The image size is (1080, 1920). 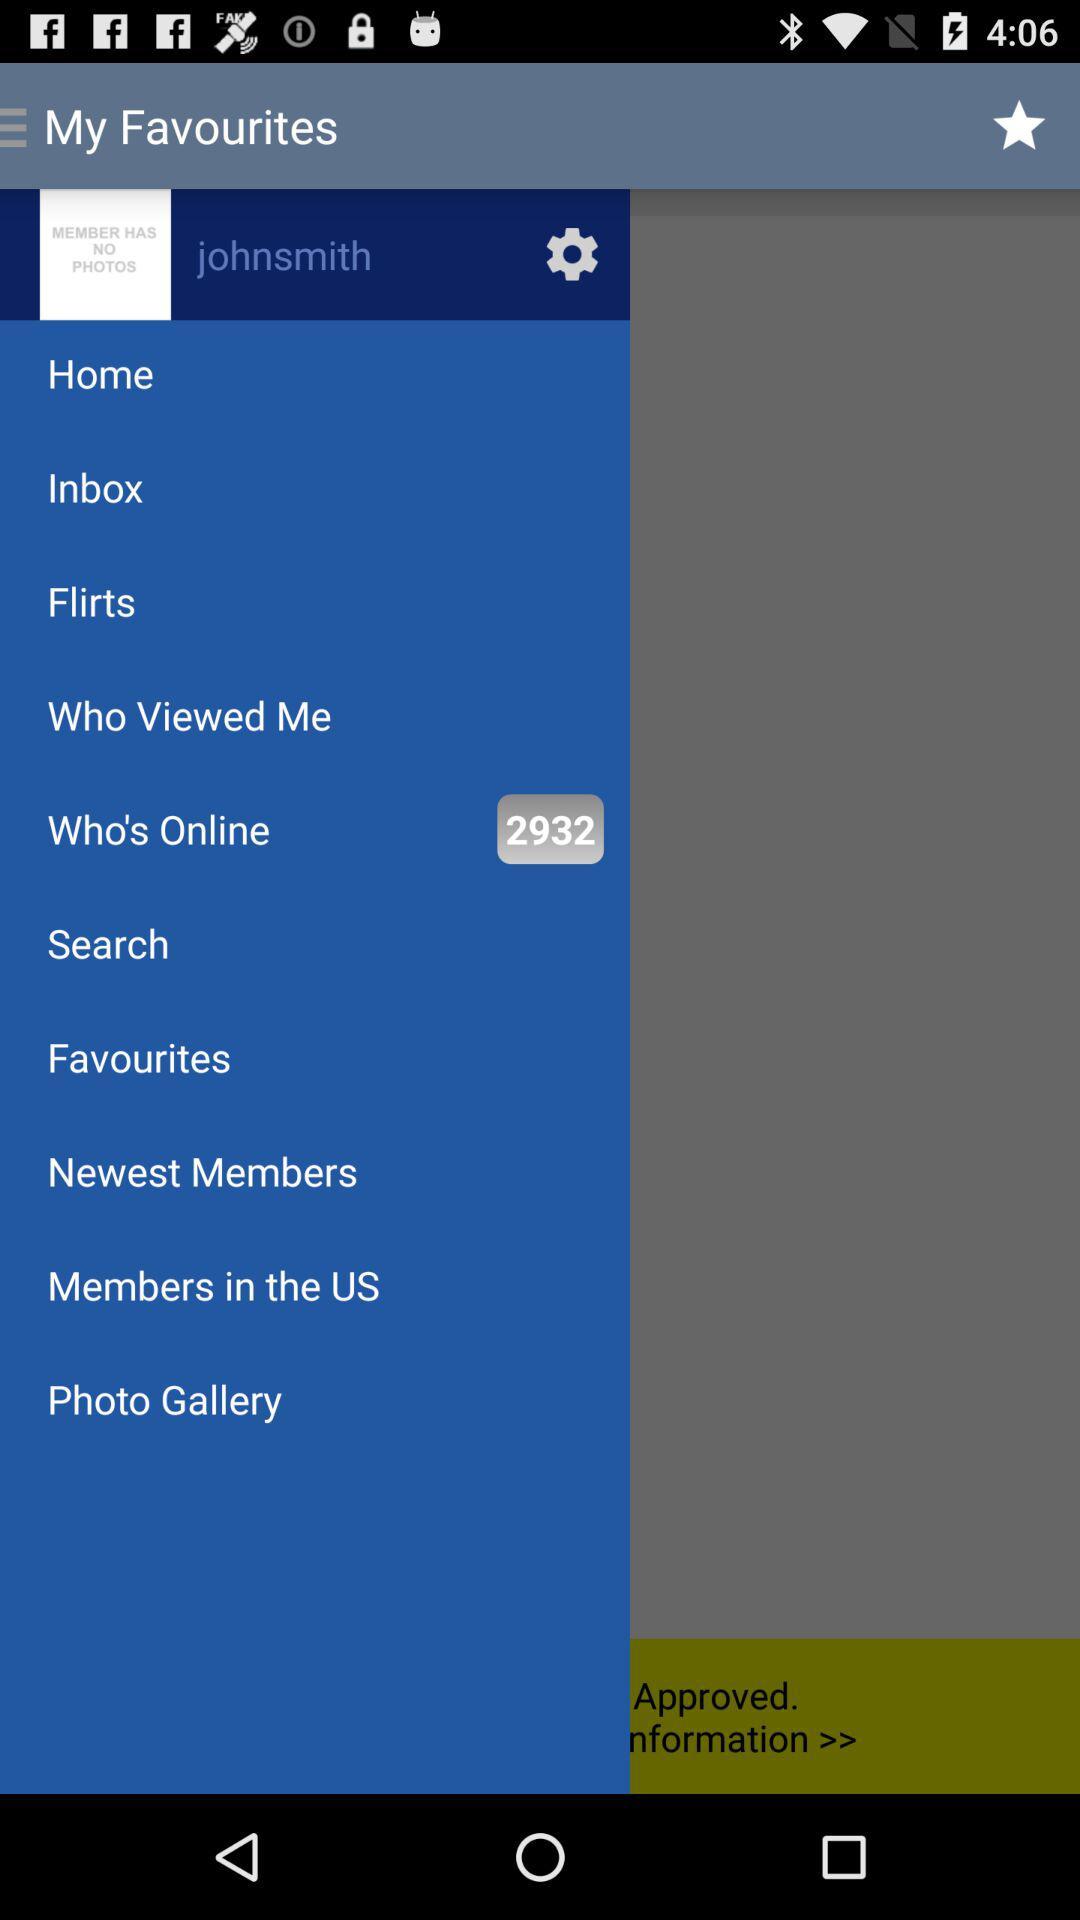 What do you see at coordinates (315, 253) in the screenshot?
I see `profile settings account settings` at bounding box center [315, 253].